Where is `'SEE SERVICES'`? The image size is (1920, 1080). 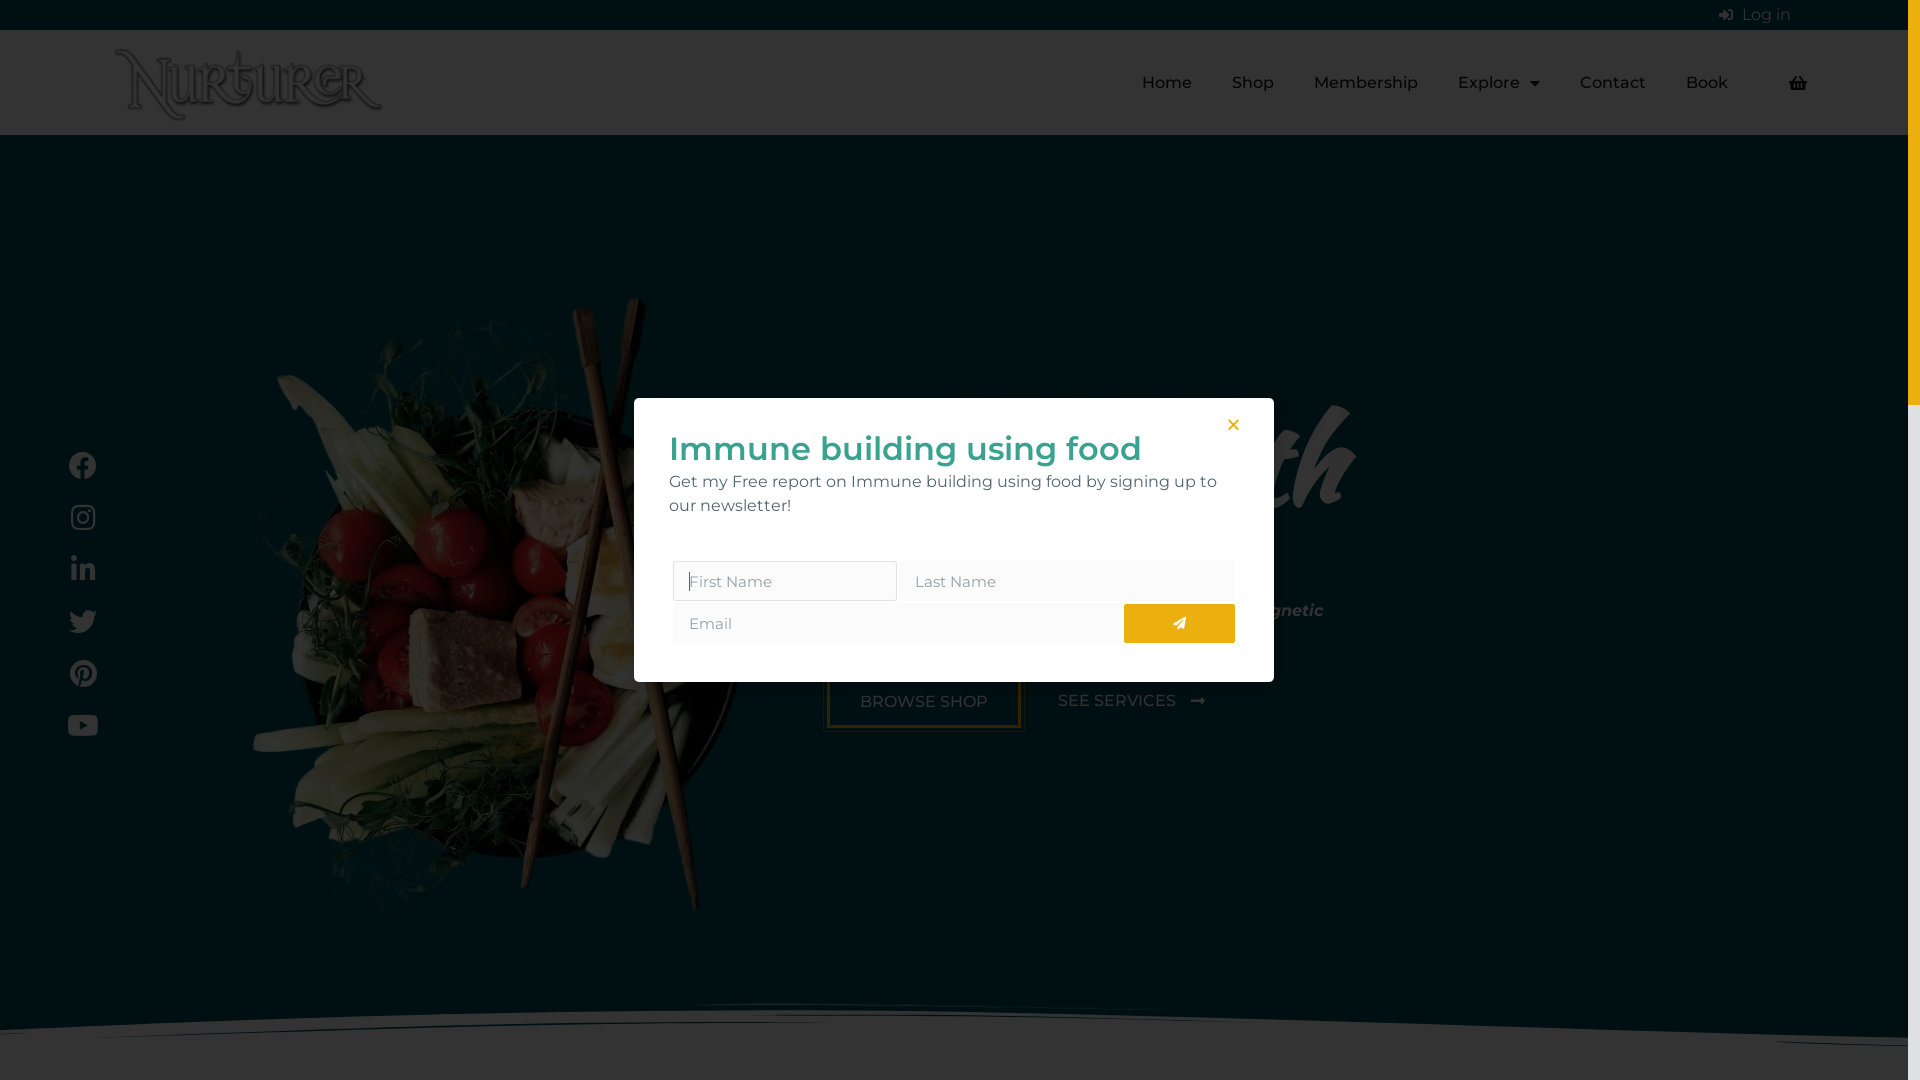
'SEE SERVICES' is located at coordinates (1131, 700).